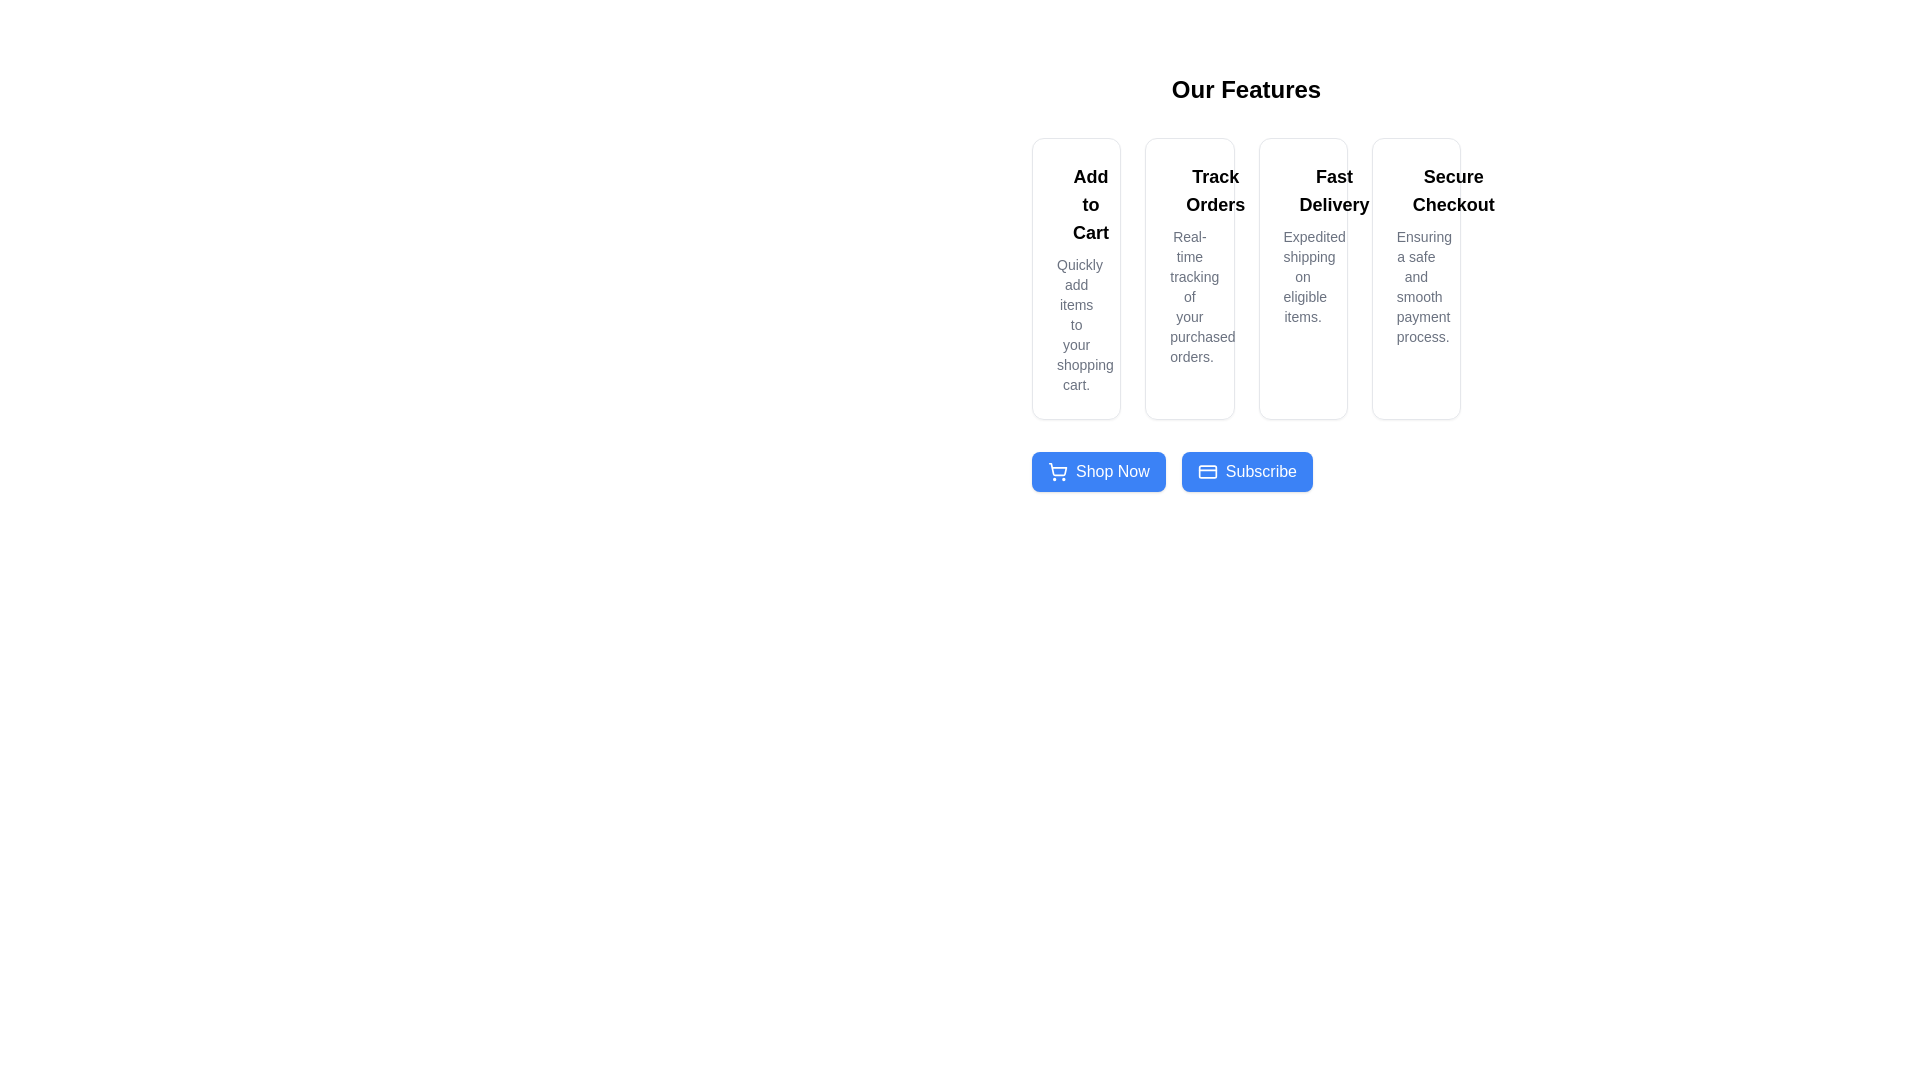 The width and height of the screenshot is (1920, 1080). What do you see at coordinates (1291, 184) in the screenshot?
I see `the vector graphic element in the truck illustration that represents the 'Fast Delivery' feature located in the third feature section` at bounding box center [1291, 184].